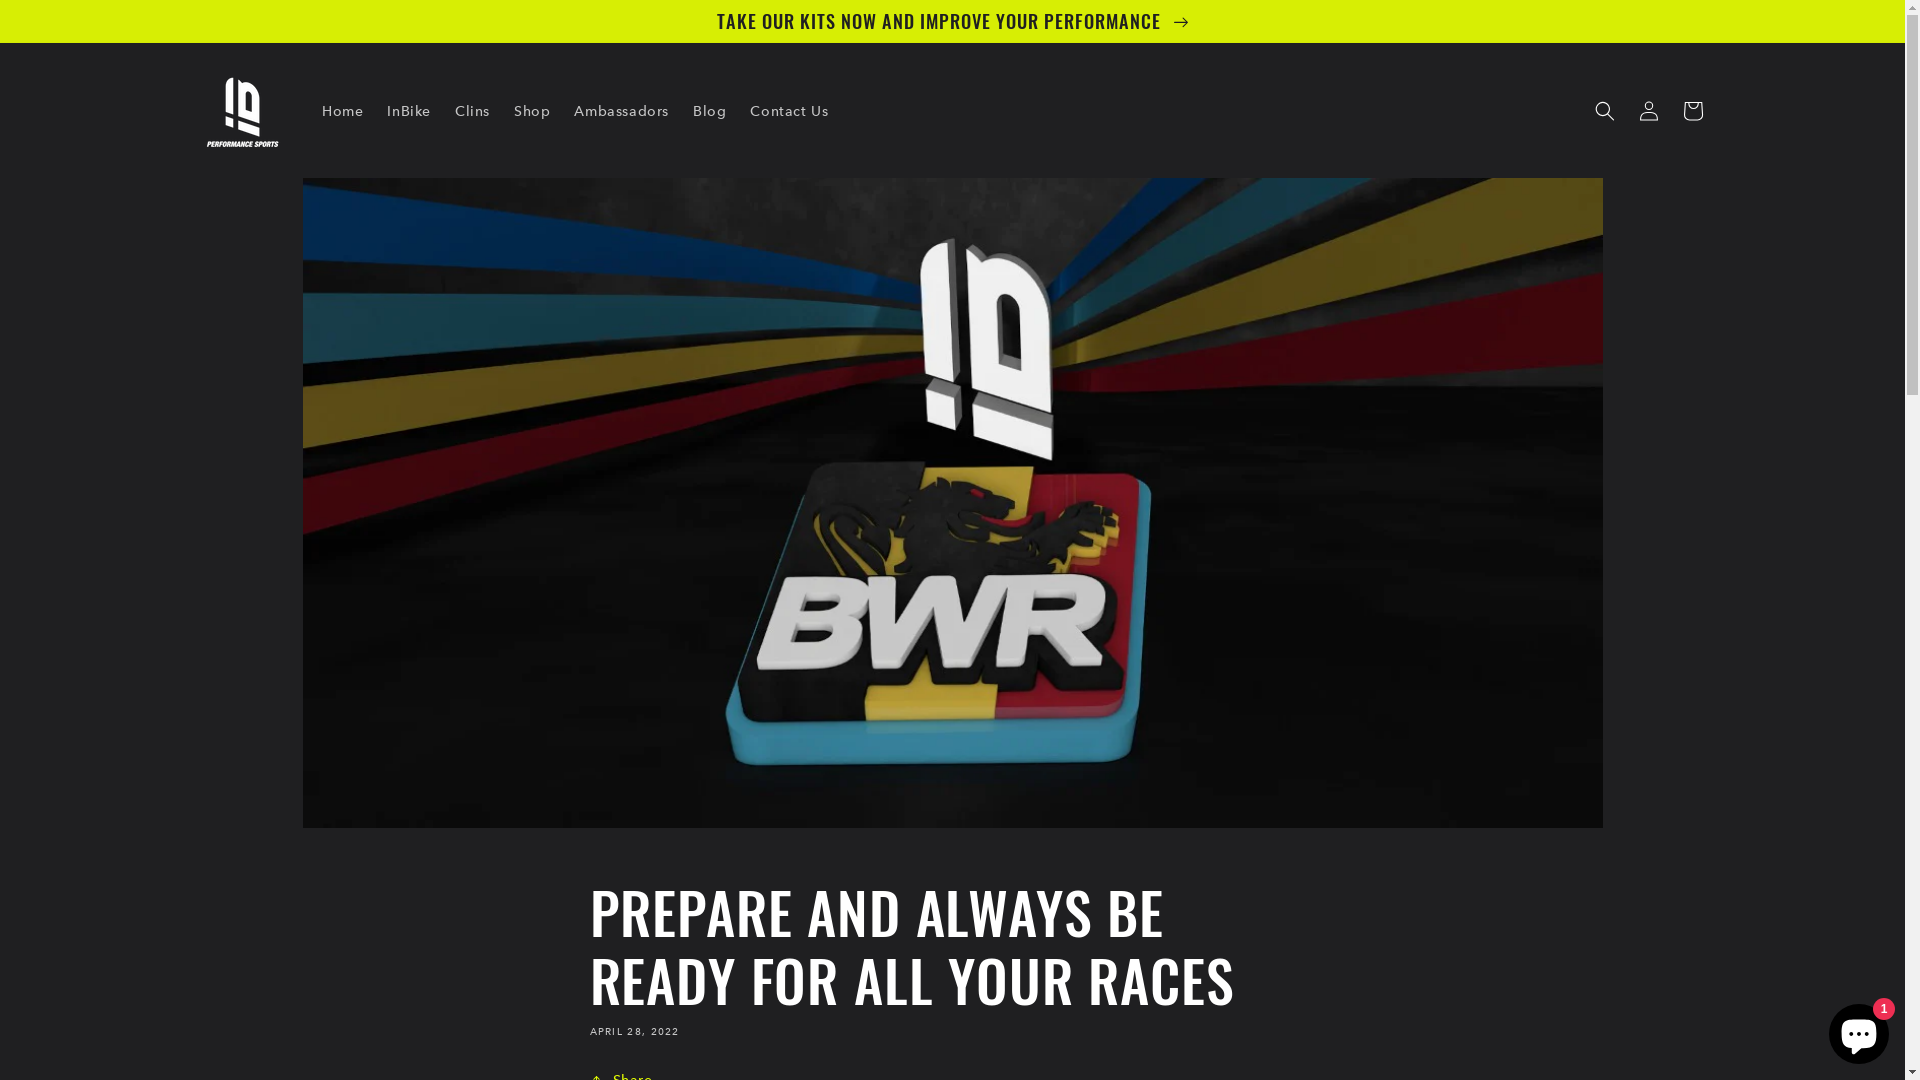  Describe the element at coordinates (620, 111) in the screenshot. I see `'Ambassadors'` at that location.